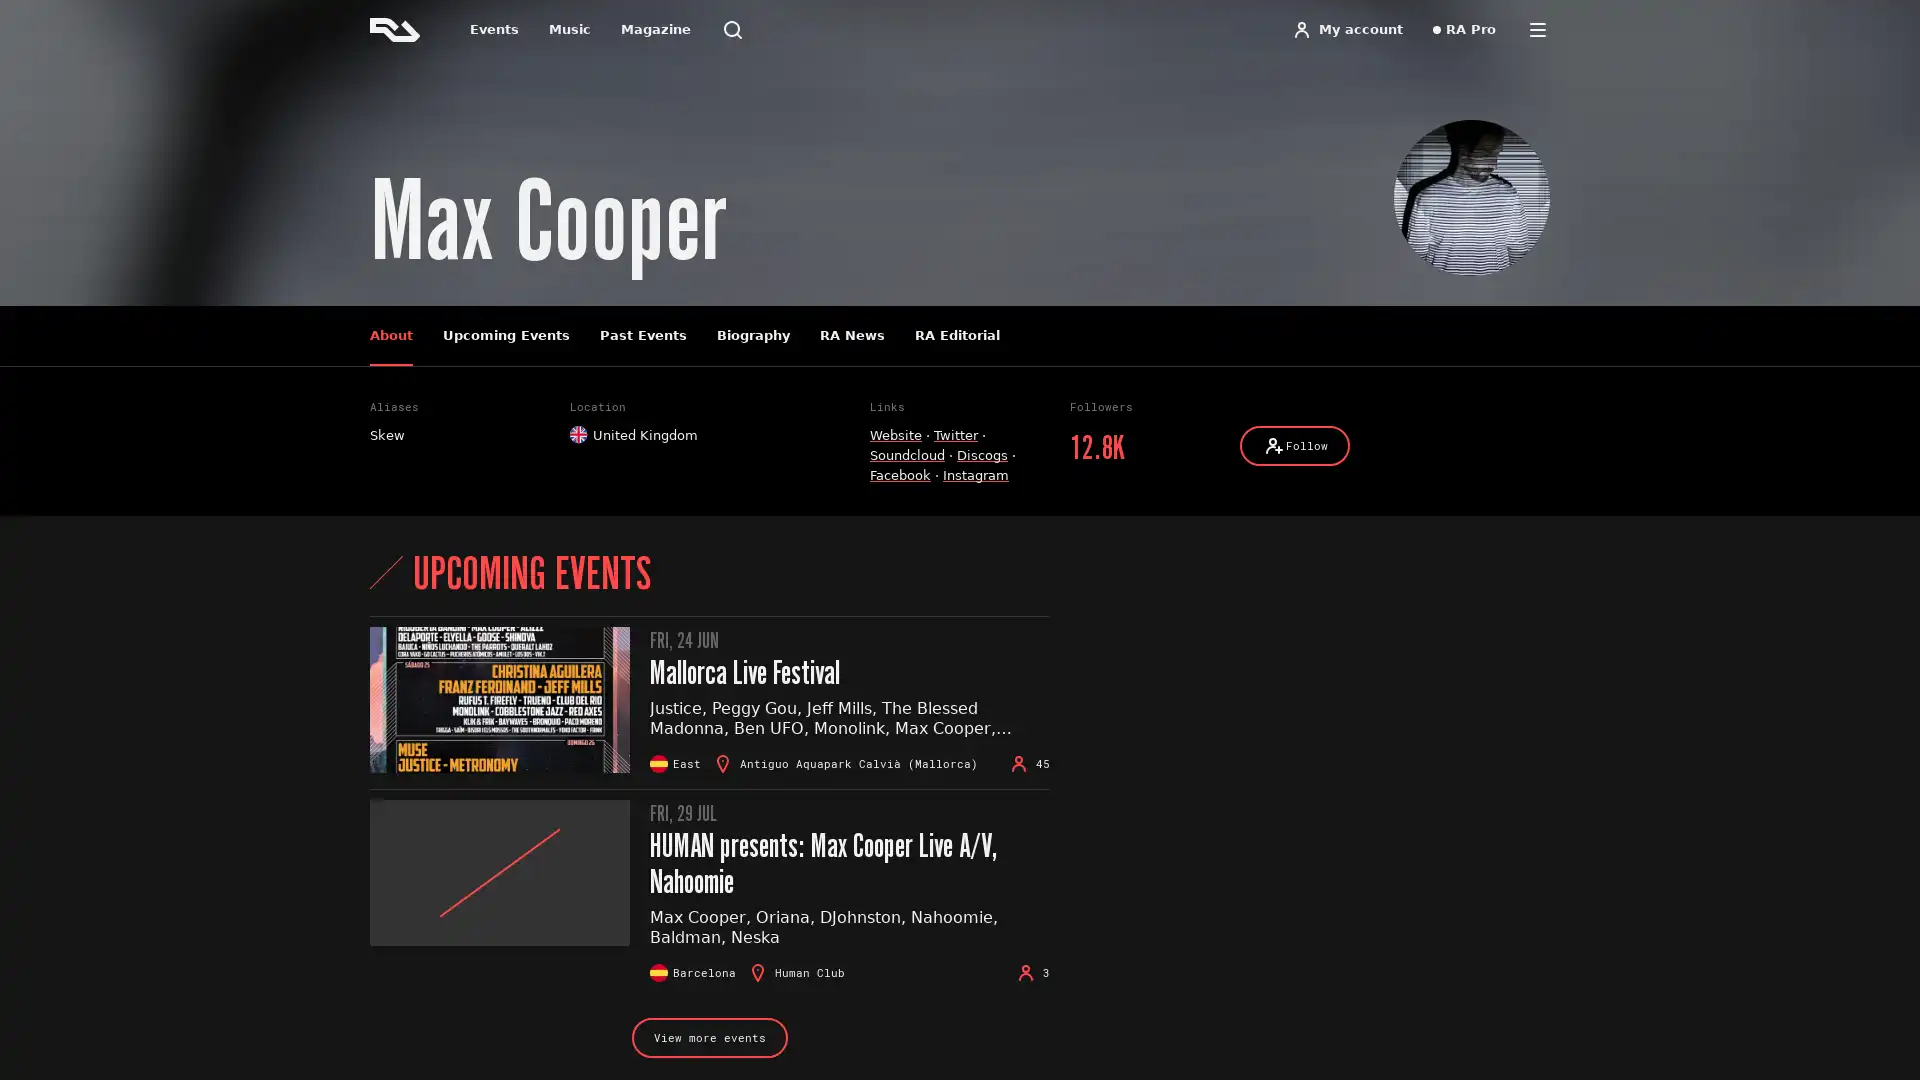  I want to click on View more events, so click(710, 1036).